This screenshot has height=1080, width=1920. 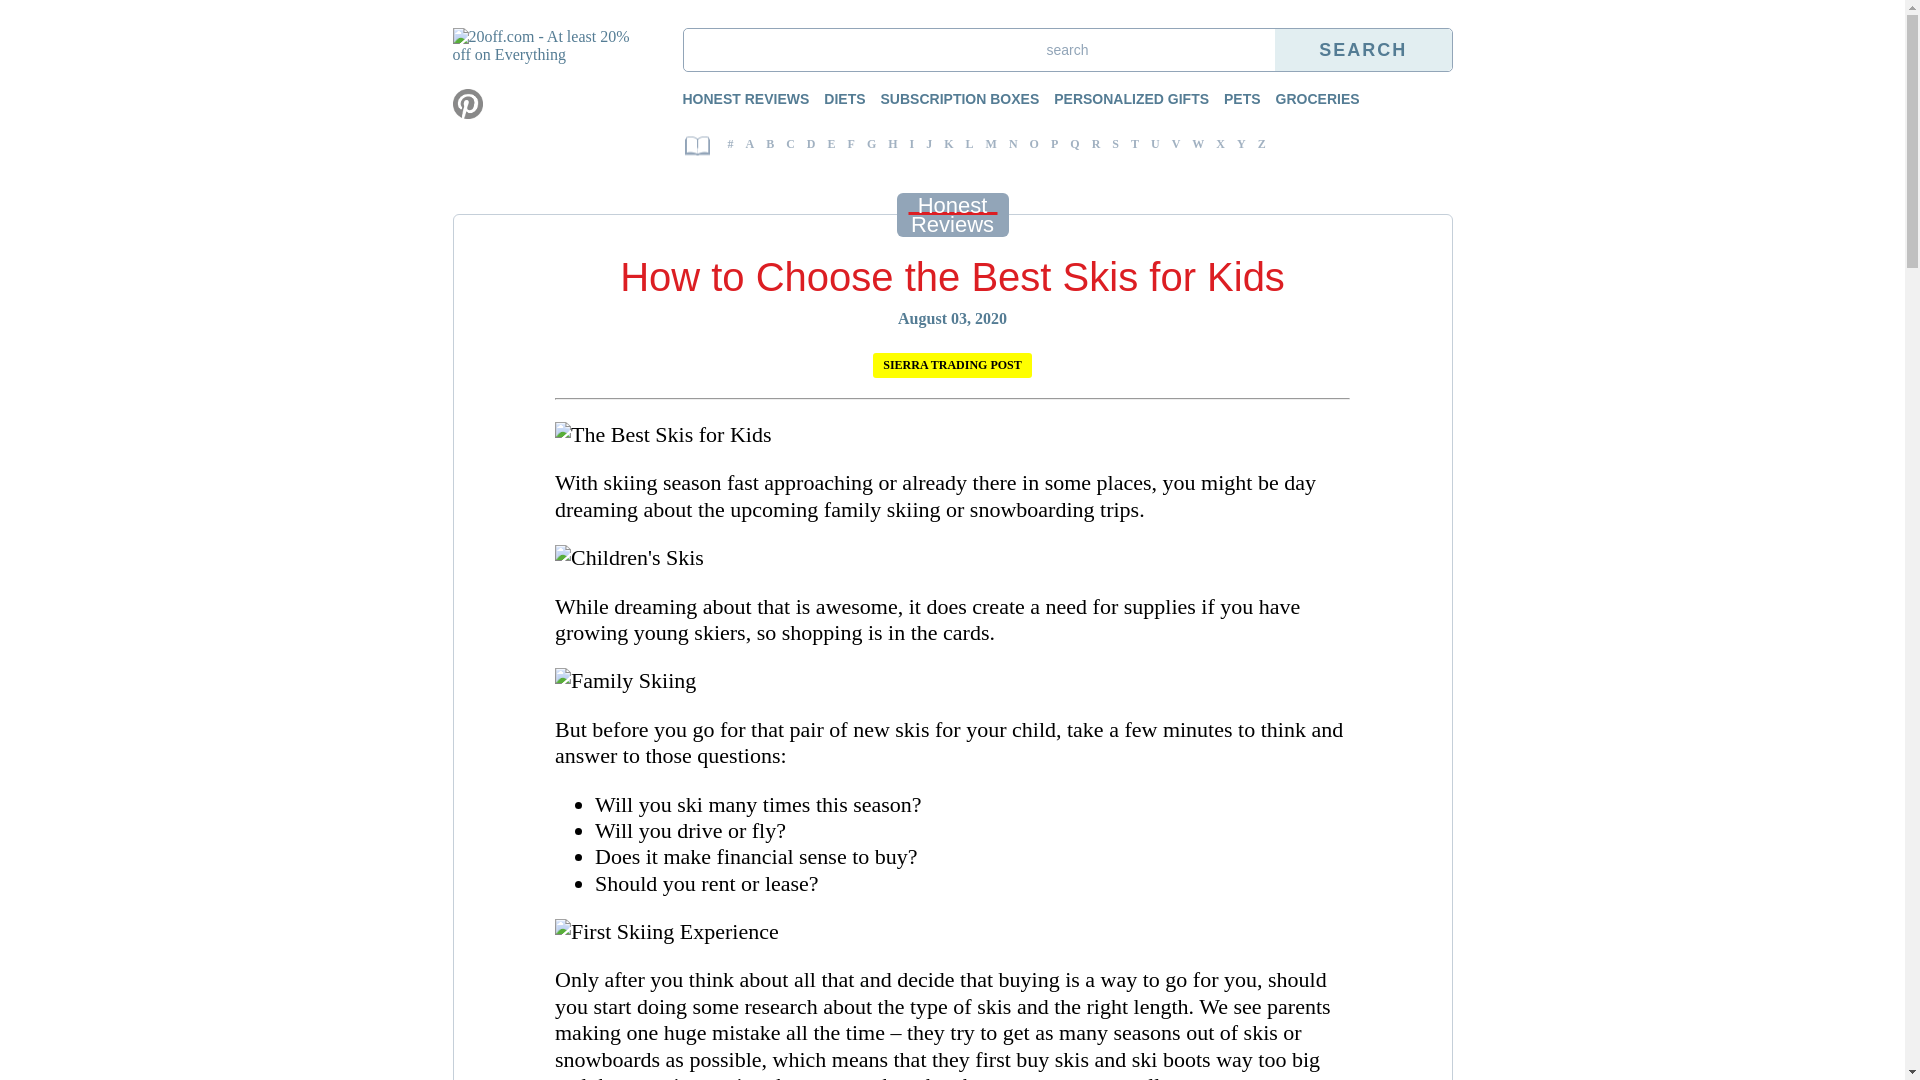 I want to click on 'T', so click(x=1134, y=143).